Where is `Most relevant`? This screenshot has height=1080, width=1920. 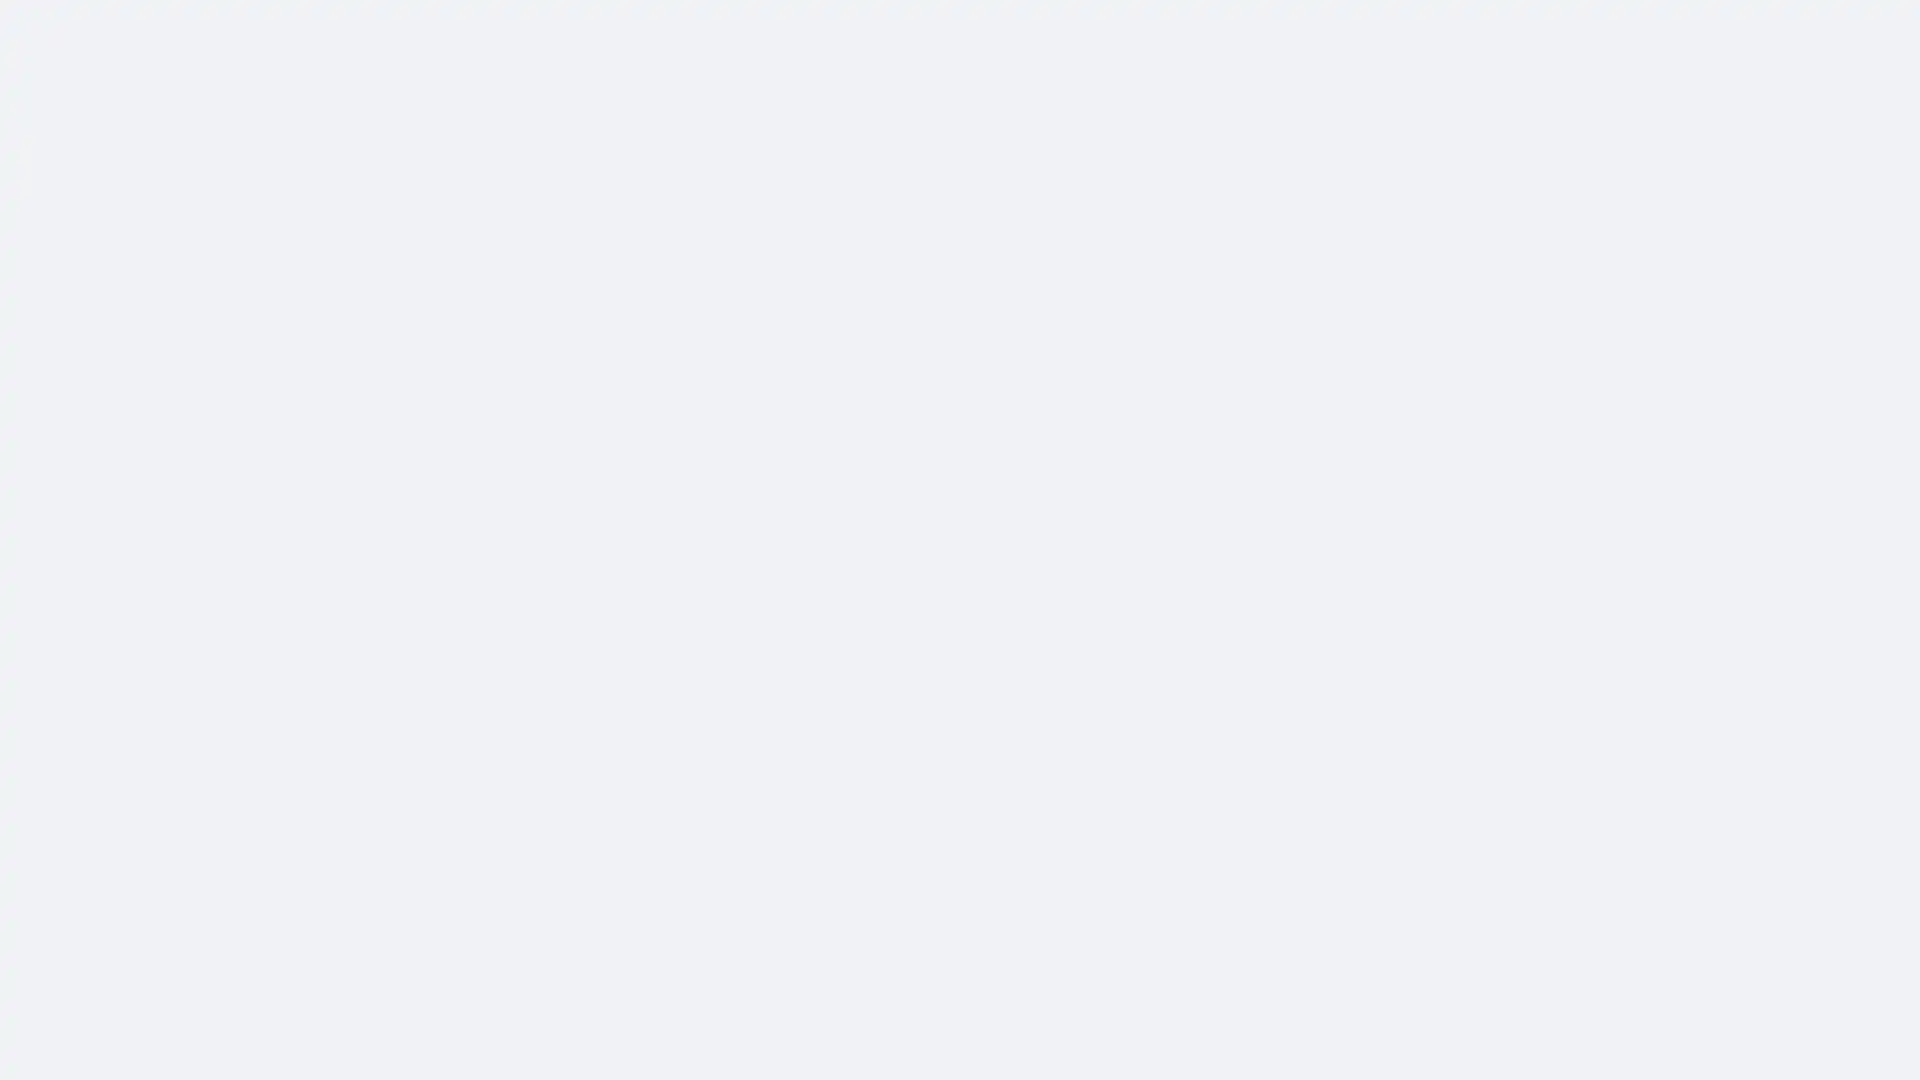 Most relevant is located at coordinates (1313, 563).